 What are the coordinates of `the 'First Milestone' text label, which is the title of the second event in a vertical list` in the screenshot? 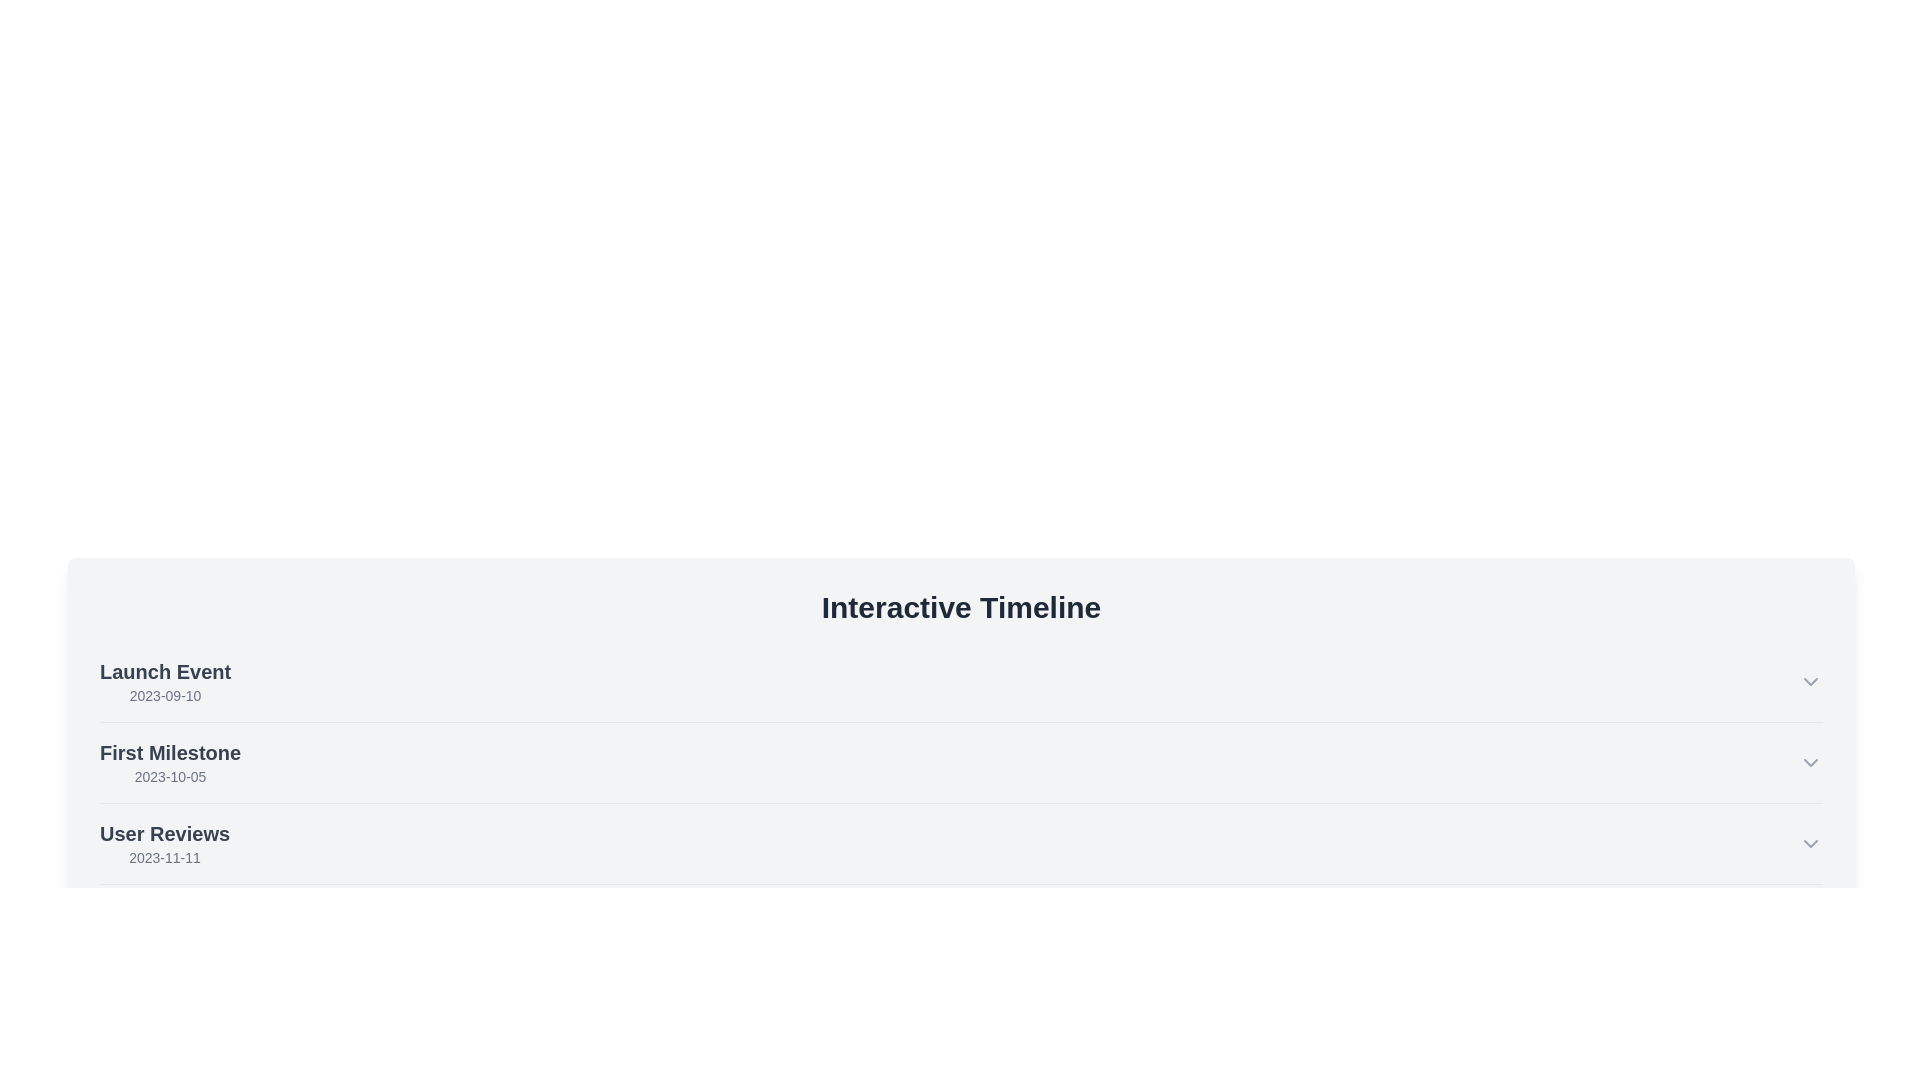 It's located at (170, 752).